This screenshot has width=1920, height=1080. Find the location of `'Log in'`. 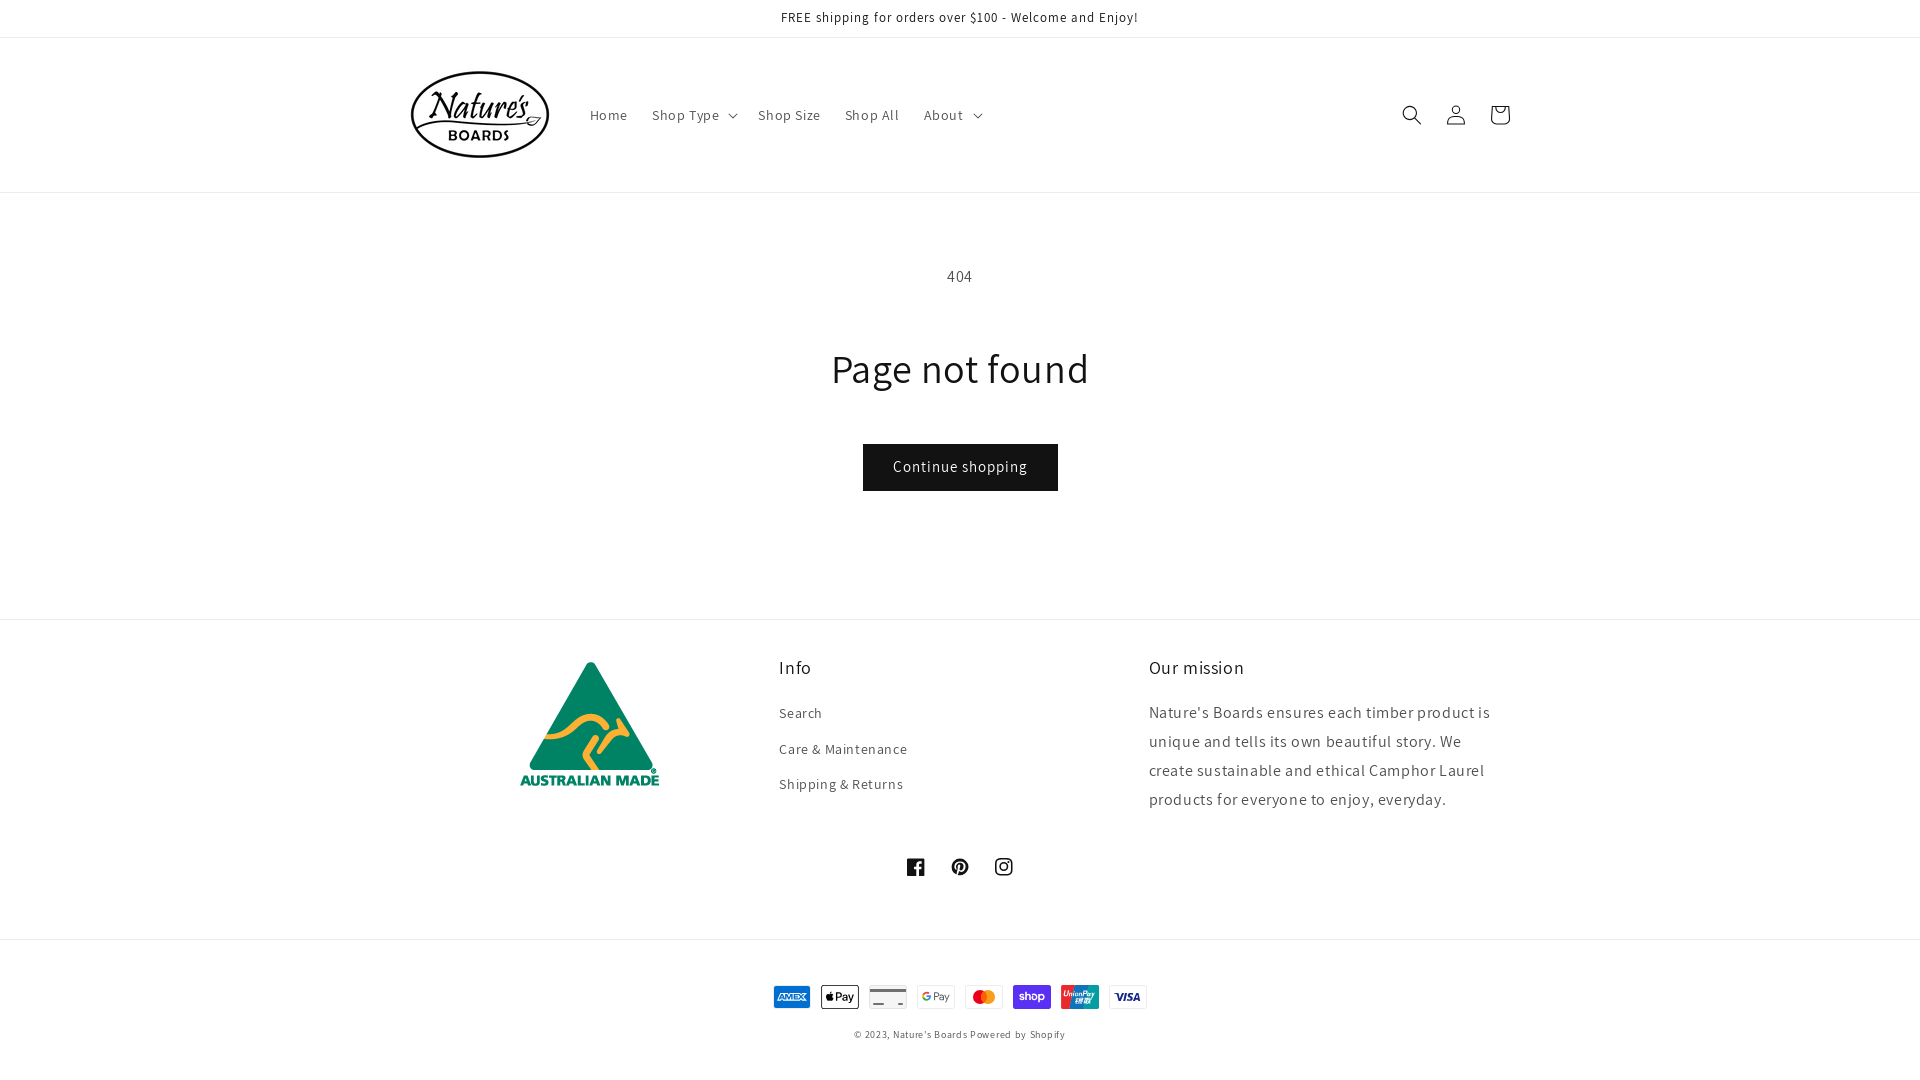

'Log in' is located at coordinates (1455, 115).